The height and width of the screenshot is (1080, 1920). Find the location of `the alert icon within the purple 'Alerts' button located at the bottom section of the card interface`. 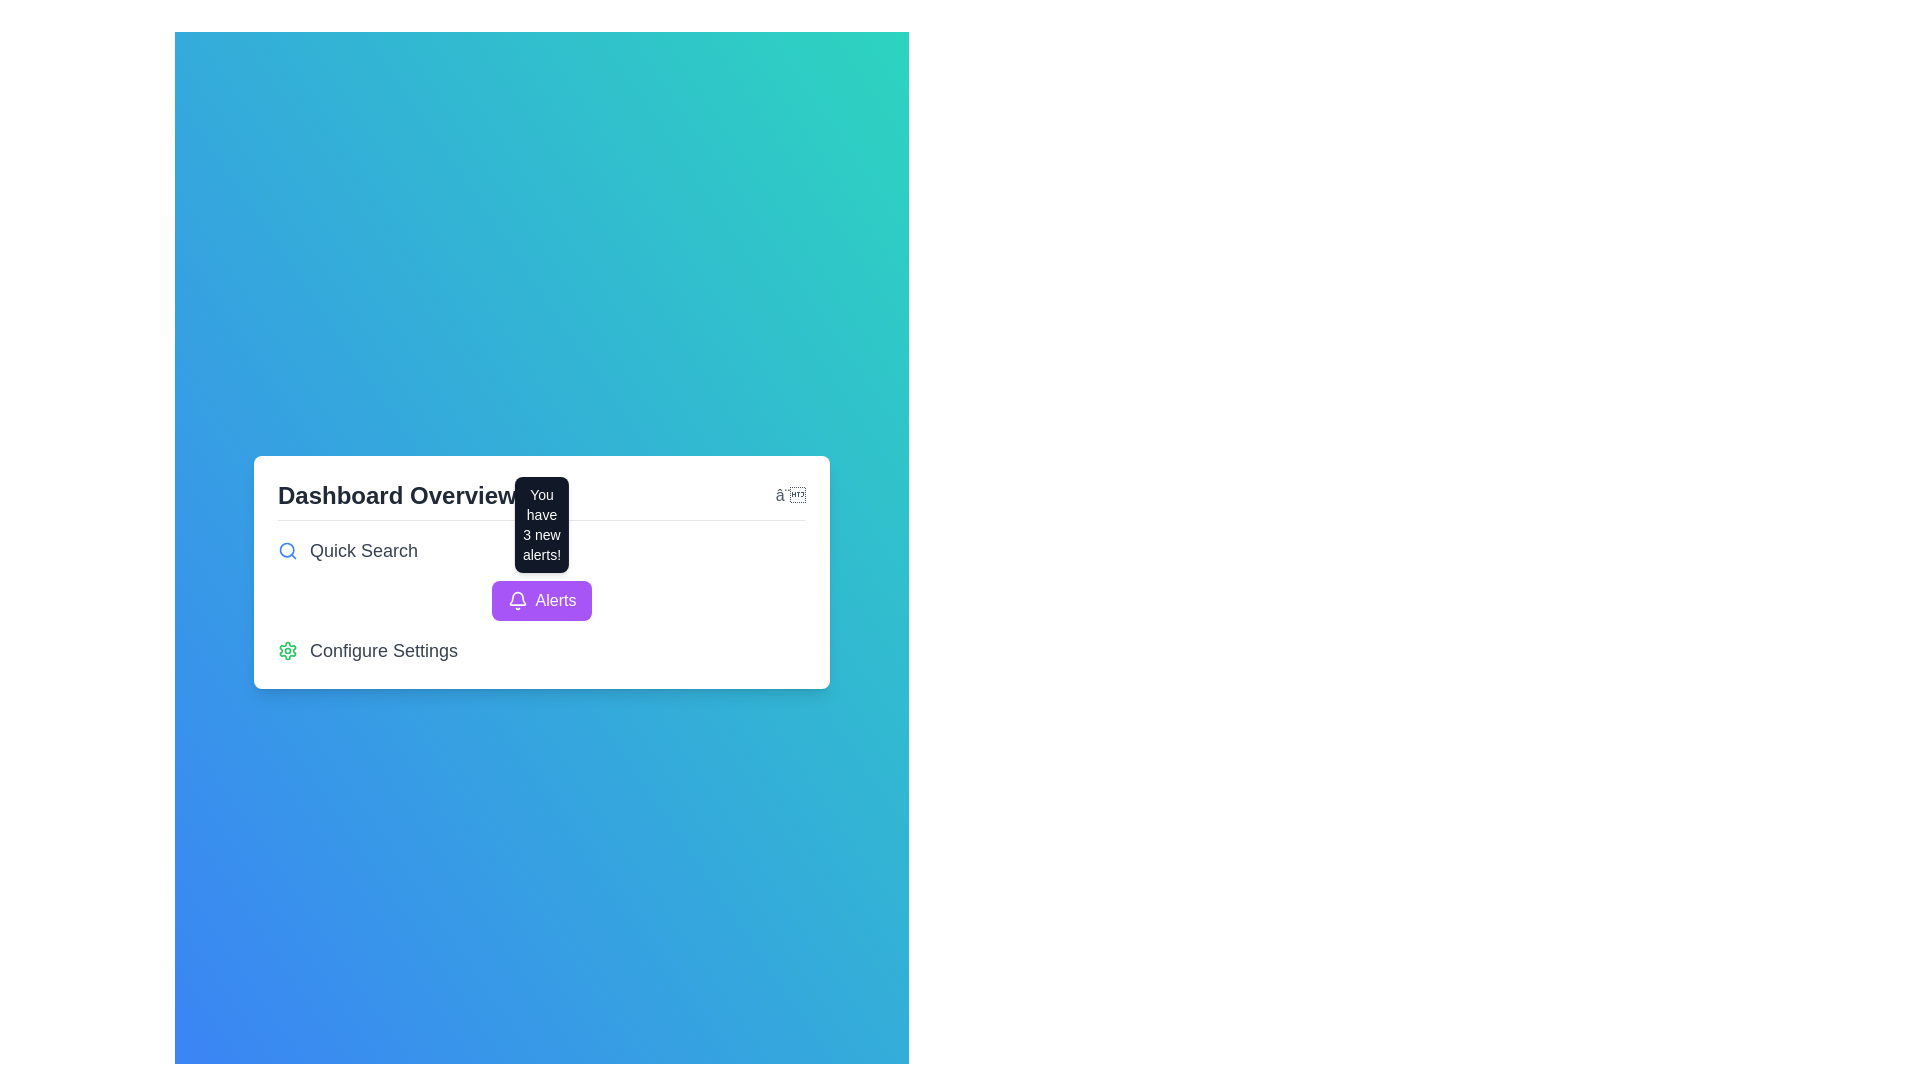

the alert icon within the purple 'Alerts' button located at the bottom section of the card interface is located at coordinates (517, 599).